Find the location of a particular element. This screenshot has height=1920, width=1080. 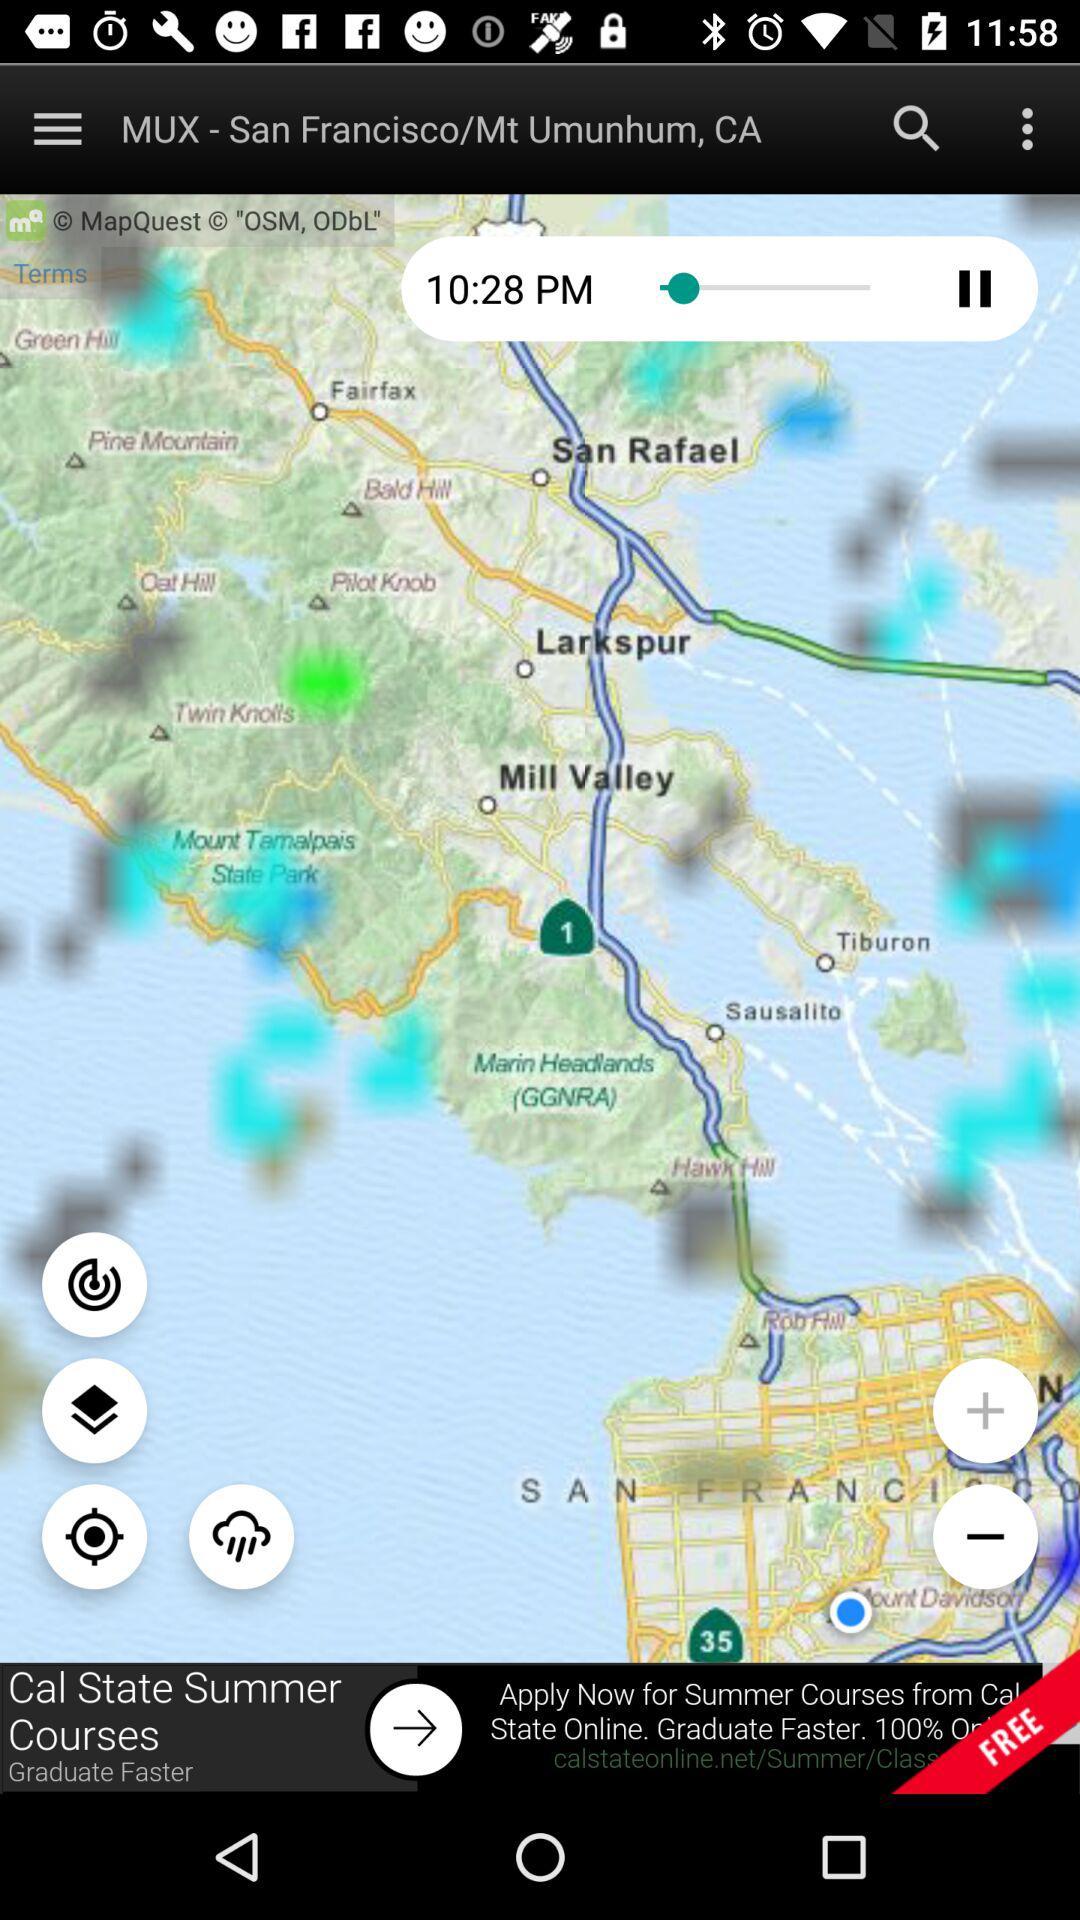

the home icon is located at coordinates (26, 220).